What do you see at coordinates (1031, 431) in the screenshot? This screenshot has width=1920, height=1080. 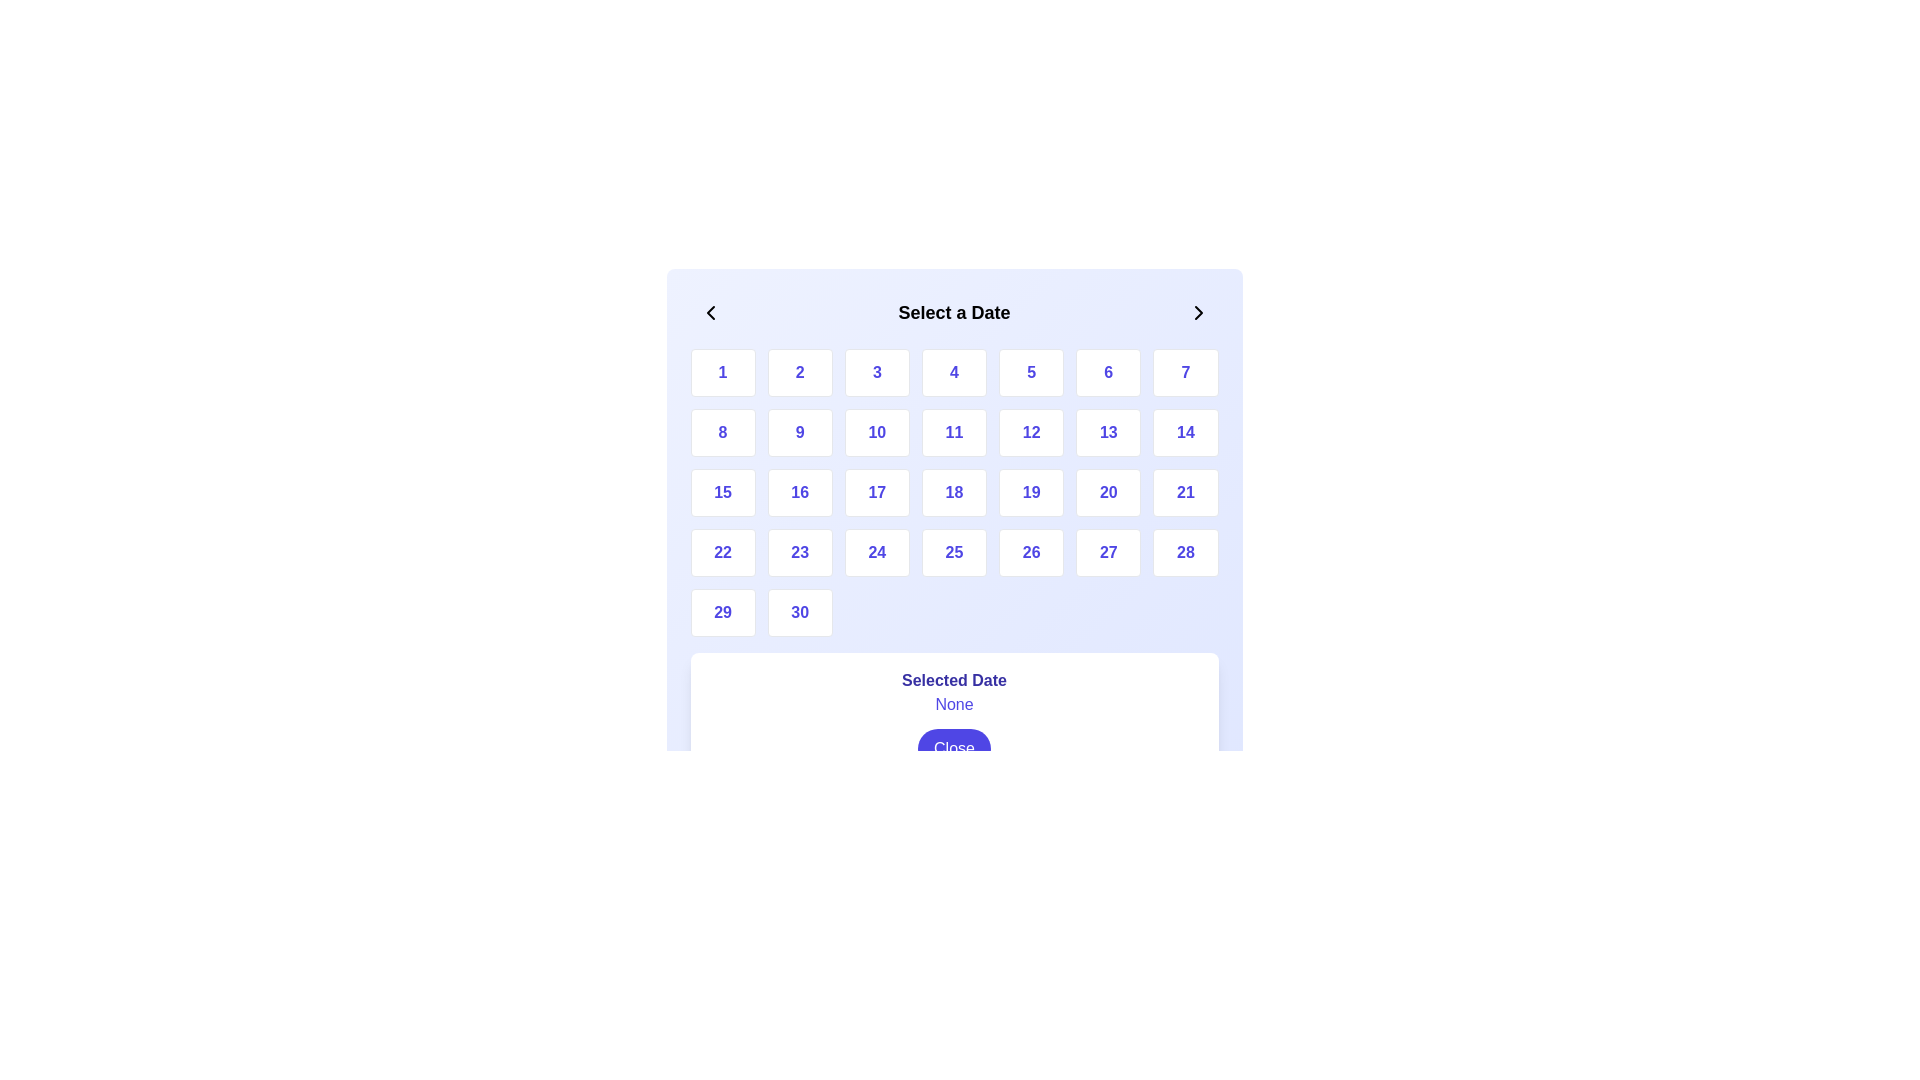 I see `the twelfth button in a grid layout, which has a white background and displays the number '12' in indigo color` at bounding box center [1031, 431].